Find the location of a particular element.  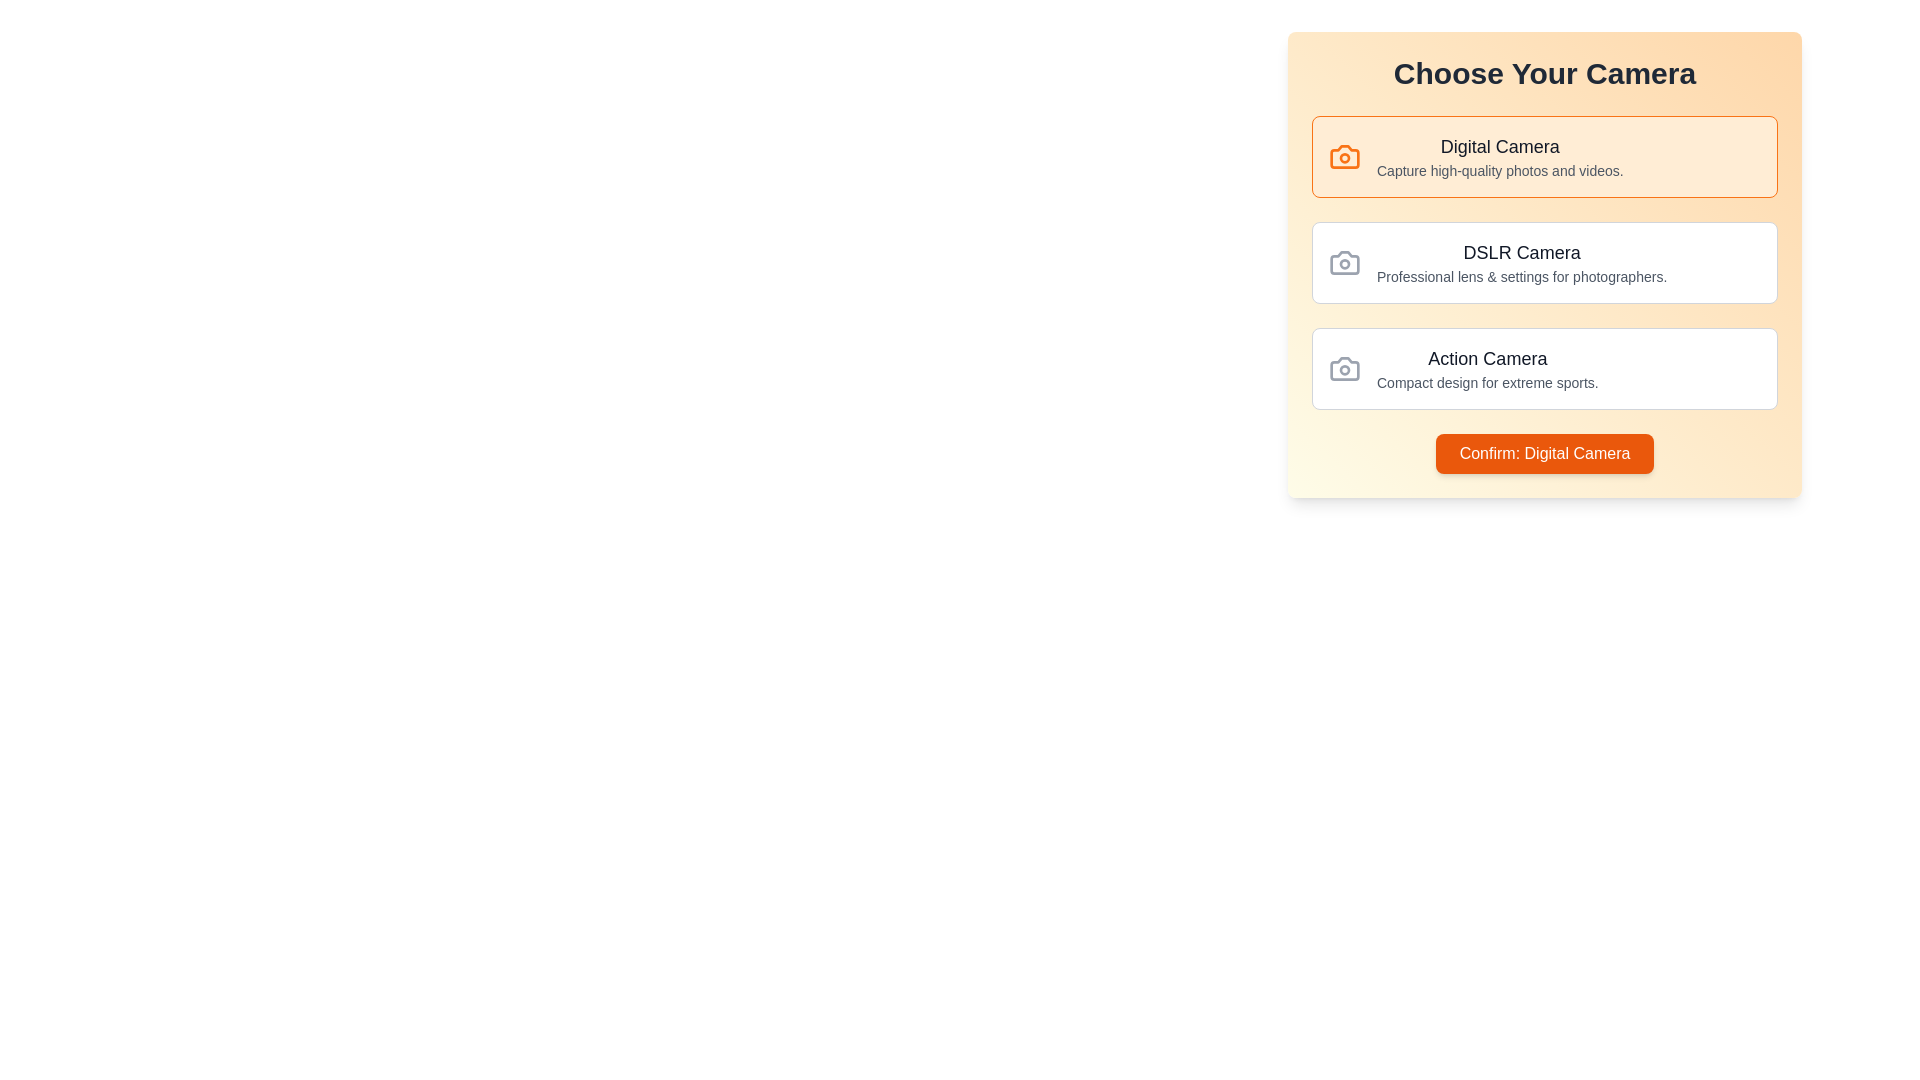

the 'Action Camera' icon, which is the third option in the list of camera types and is positioned on the left side of the associated descriptive text is located at coordinates (1344, 369).